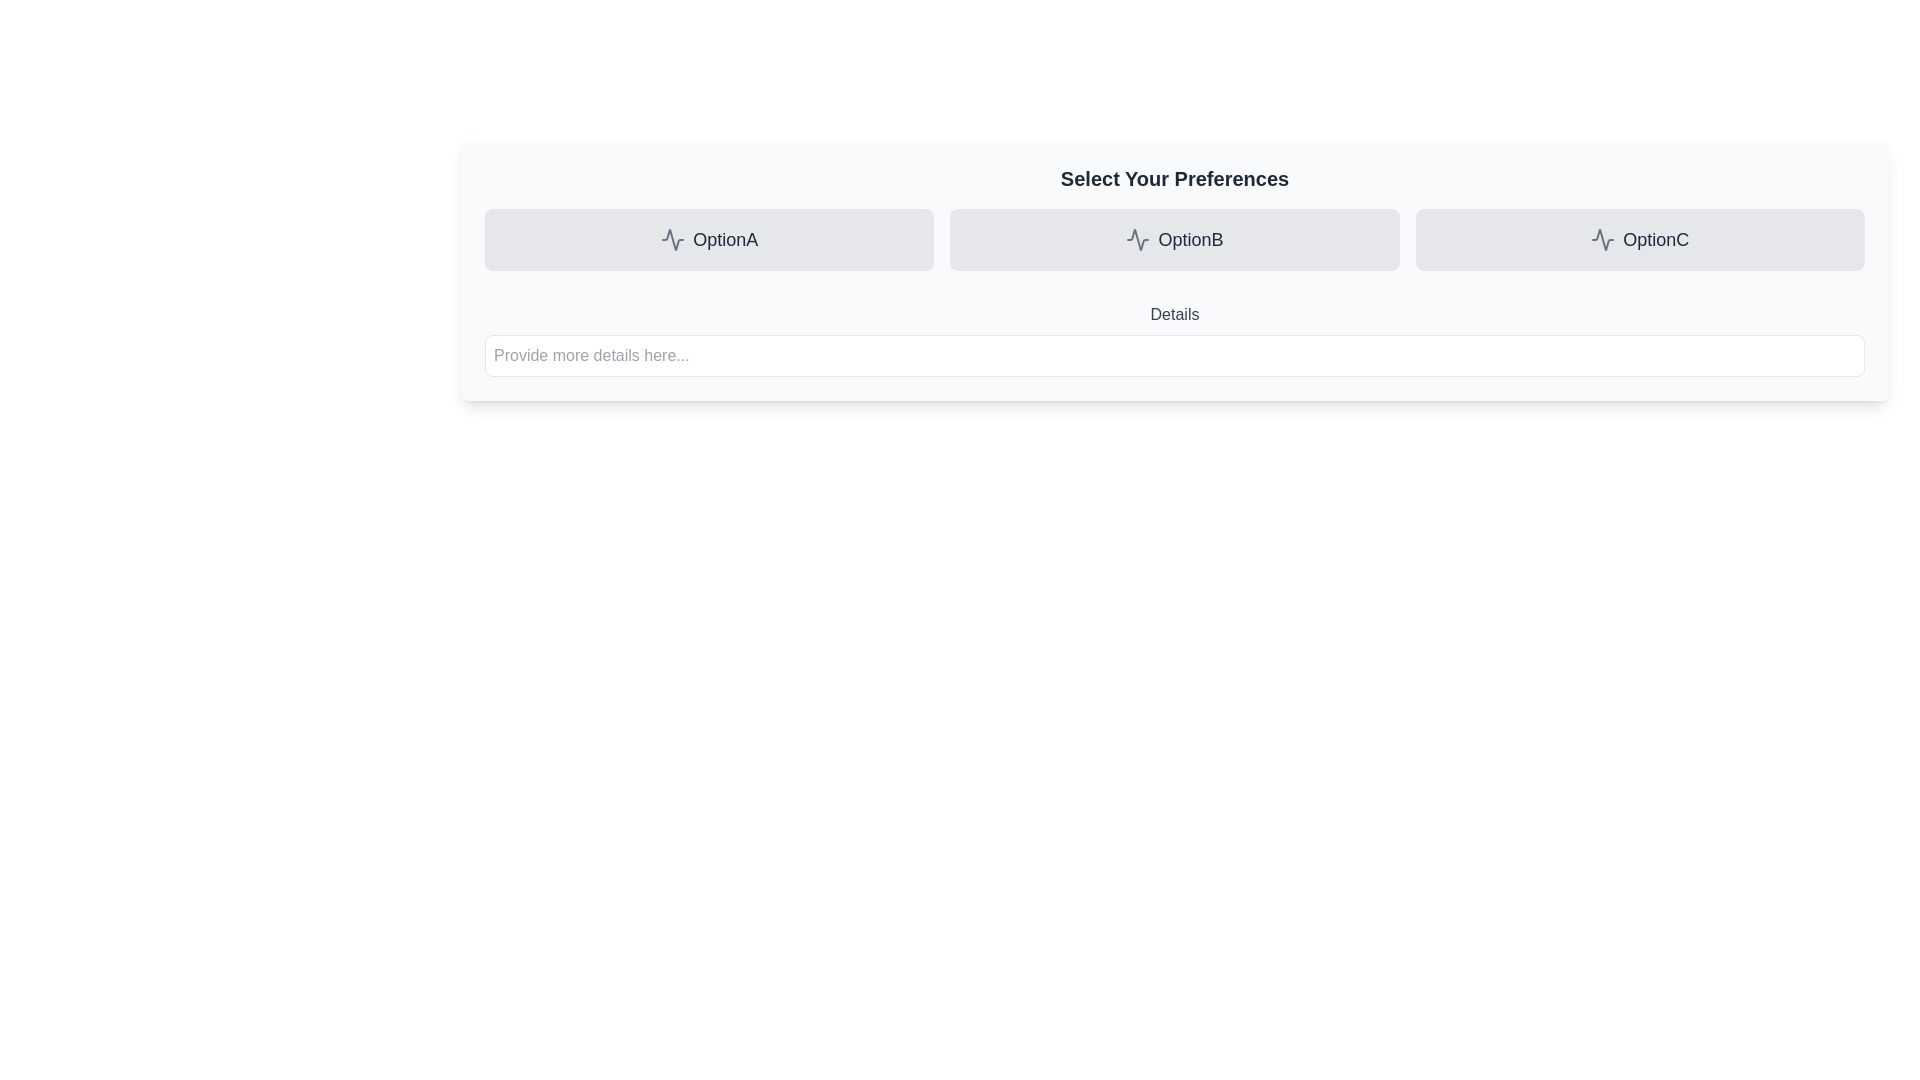  Describe the element at coordinates (1138, 238) in the screenshot. I see `the waveform icon, which is gray and located within the 'OptionB' button, the second option among three, centered in its button` at that location.